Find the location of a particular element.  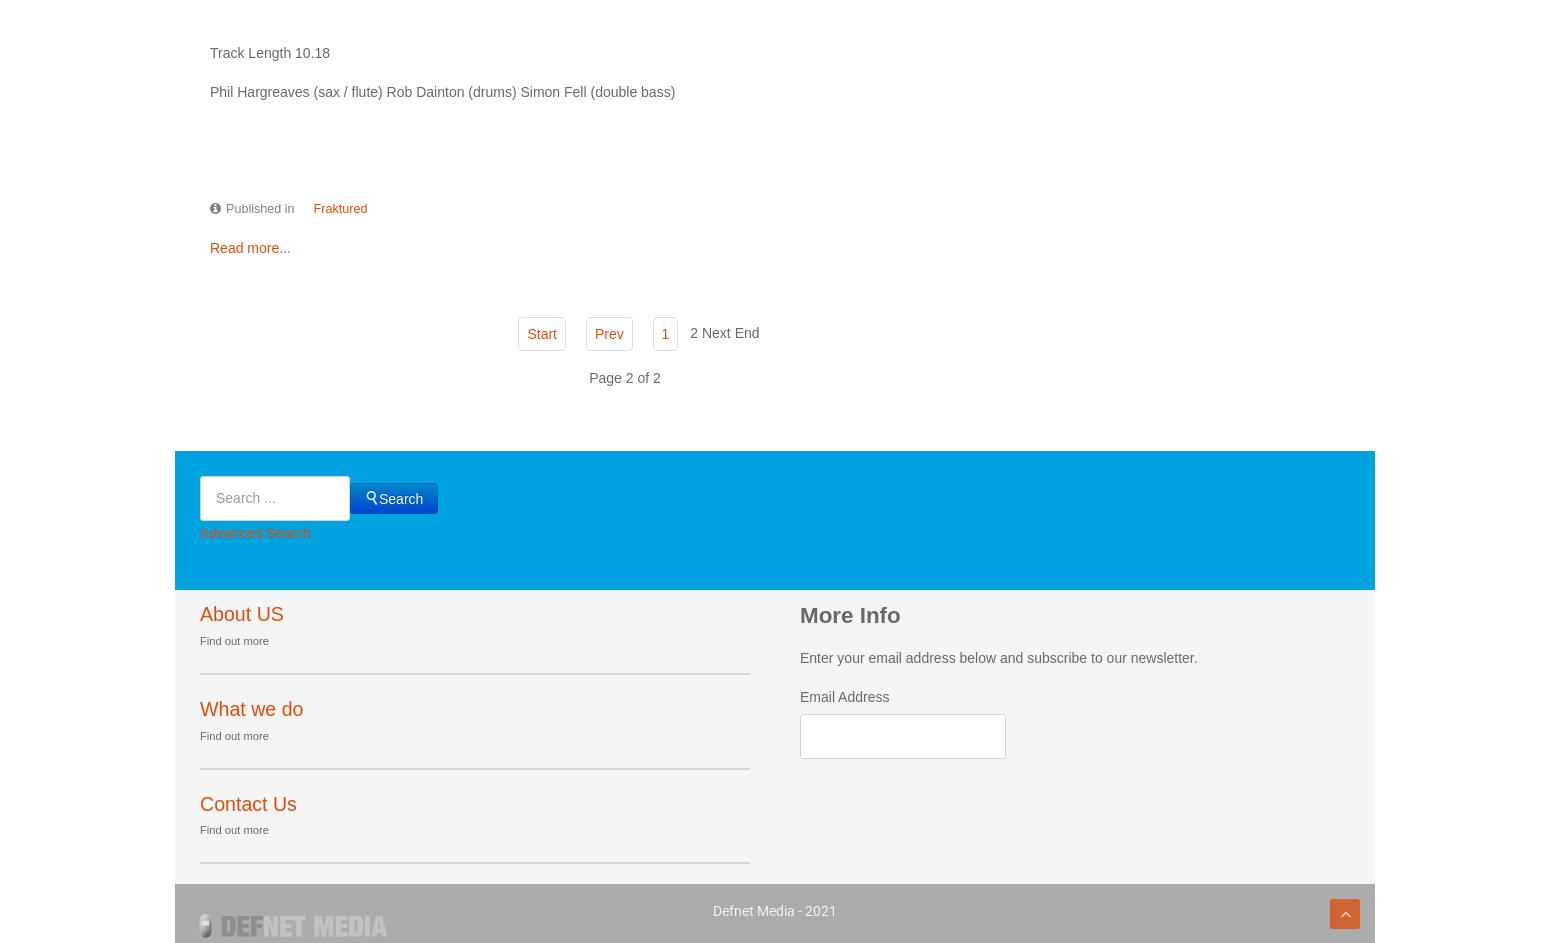

'Read more...' is located at coordinates (250, 246).